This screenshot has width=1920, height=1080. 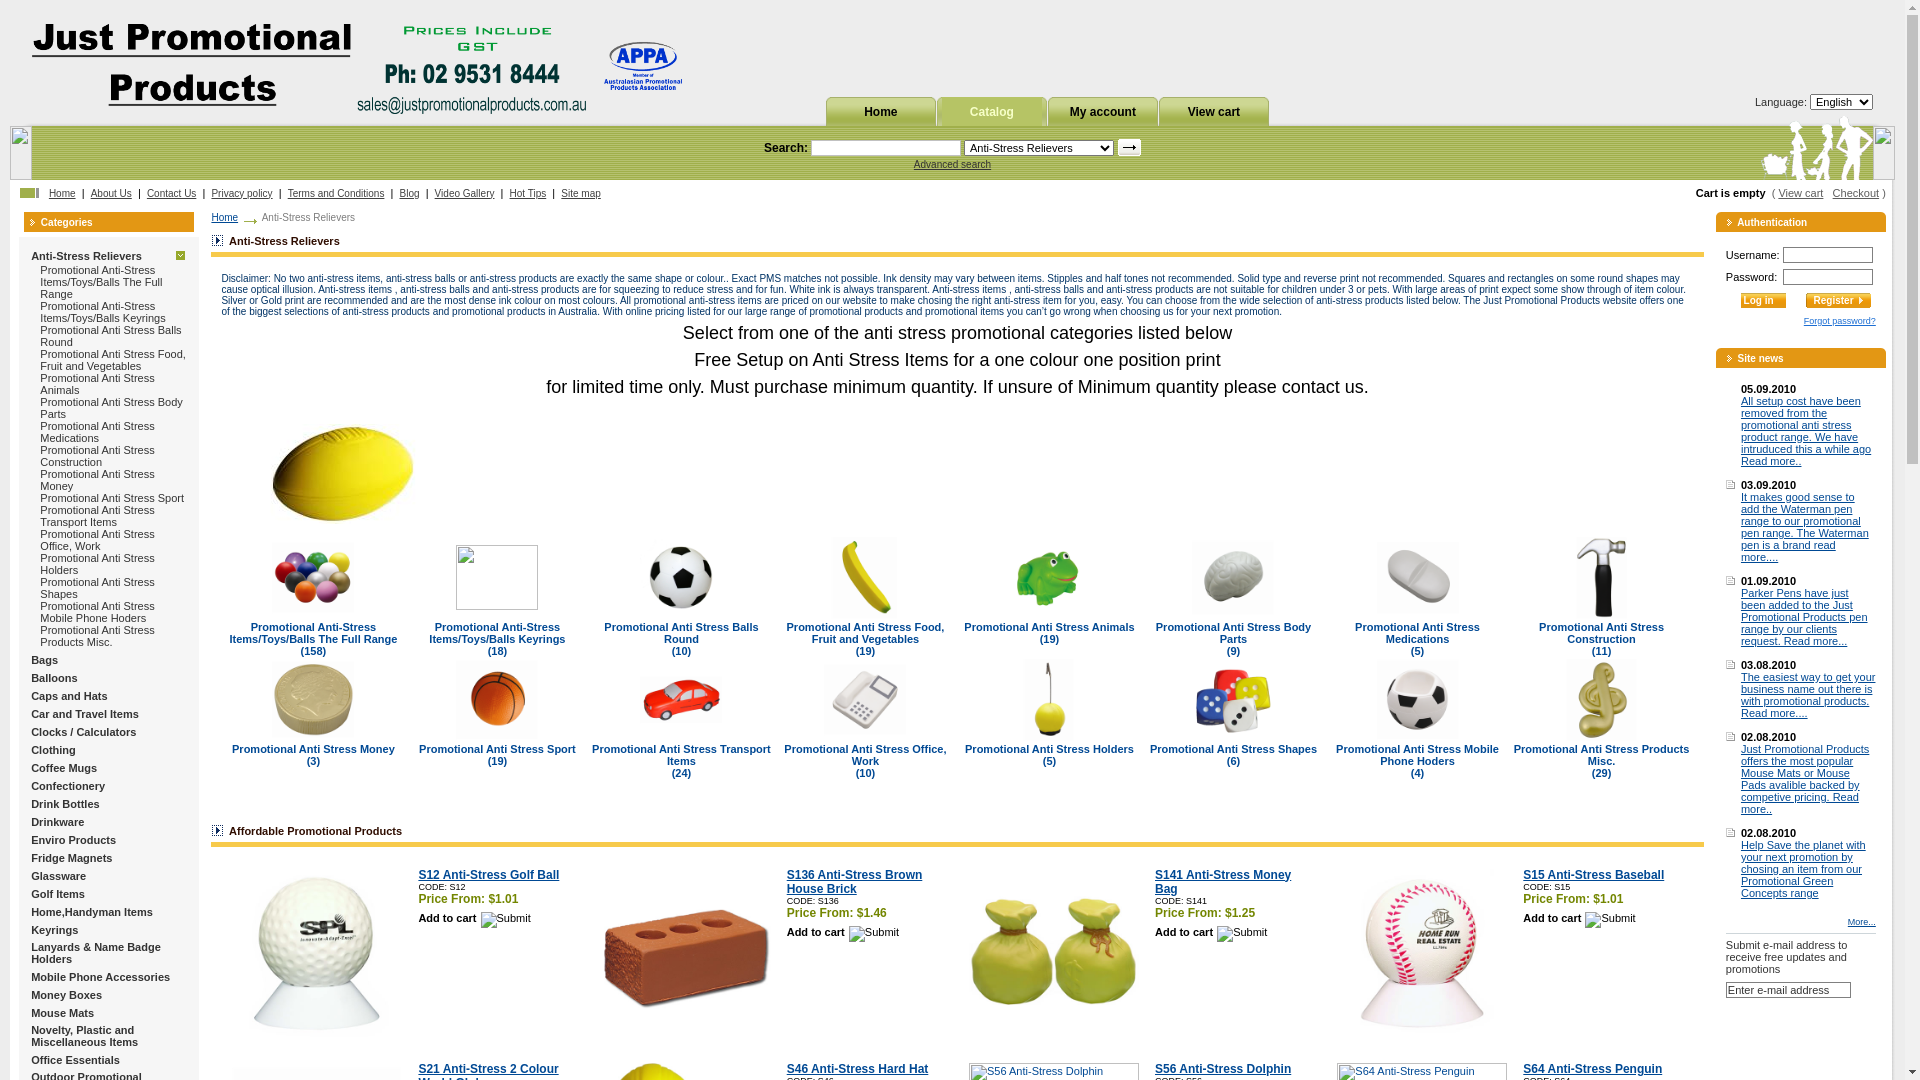 What do you see at coordinates (509, 193) in the screenshot?
I see `'Hot Tips'` at bounding box center [509, 193].